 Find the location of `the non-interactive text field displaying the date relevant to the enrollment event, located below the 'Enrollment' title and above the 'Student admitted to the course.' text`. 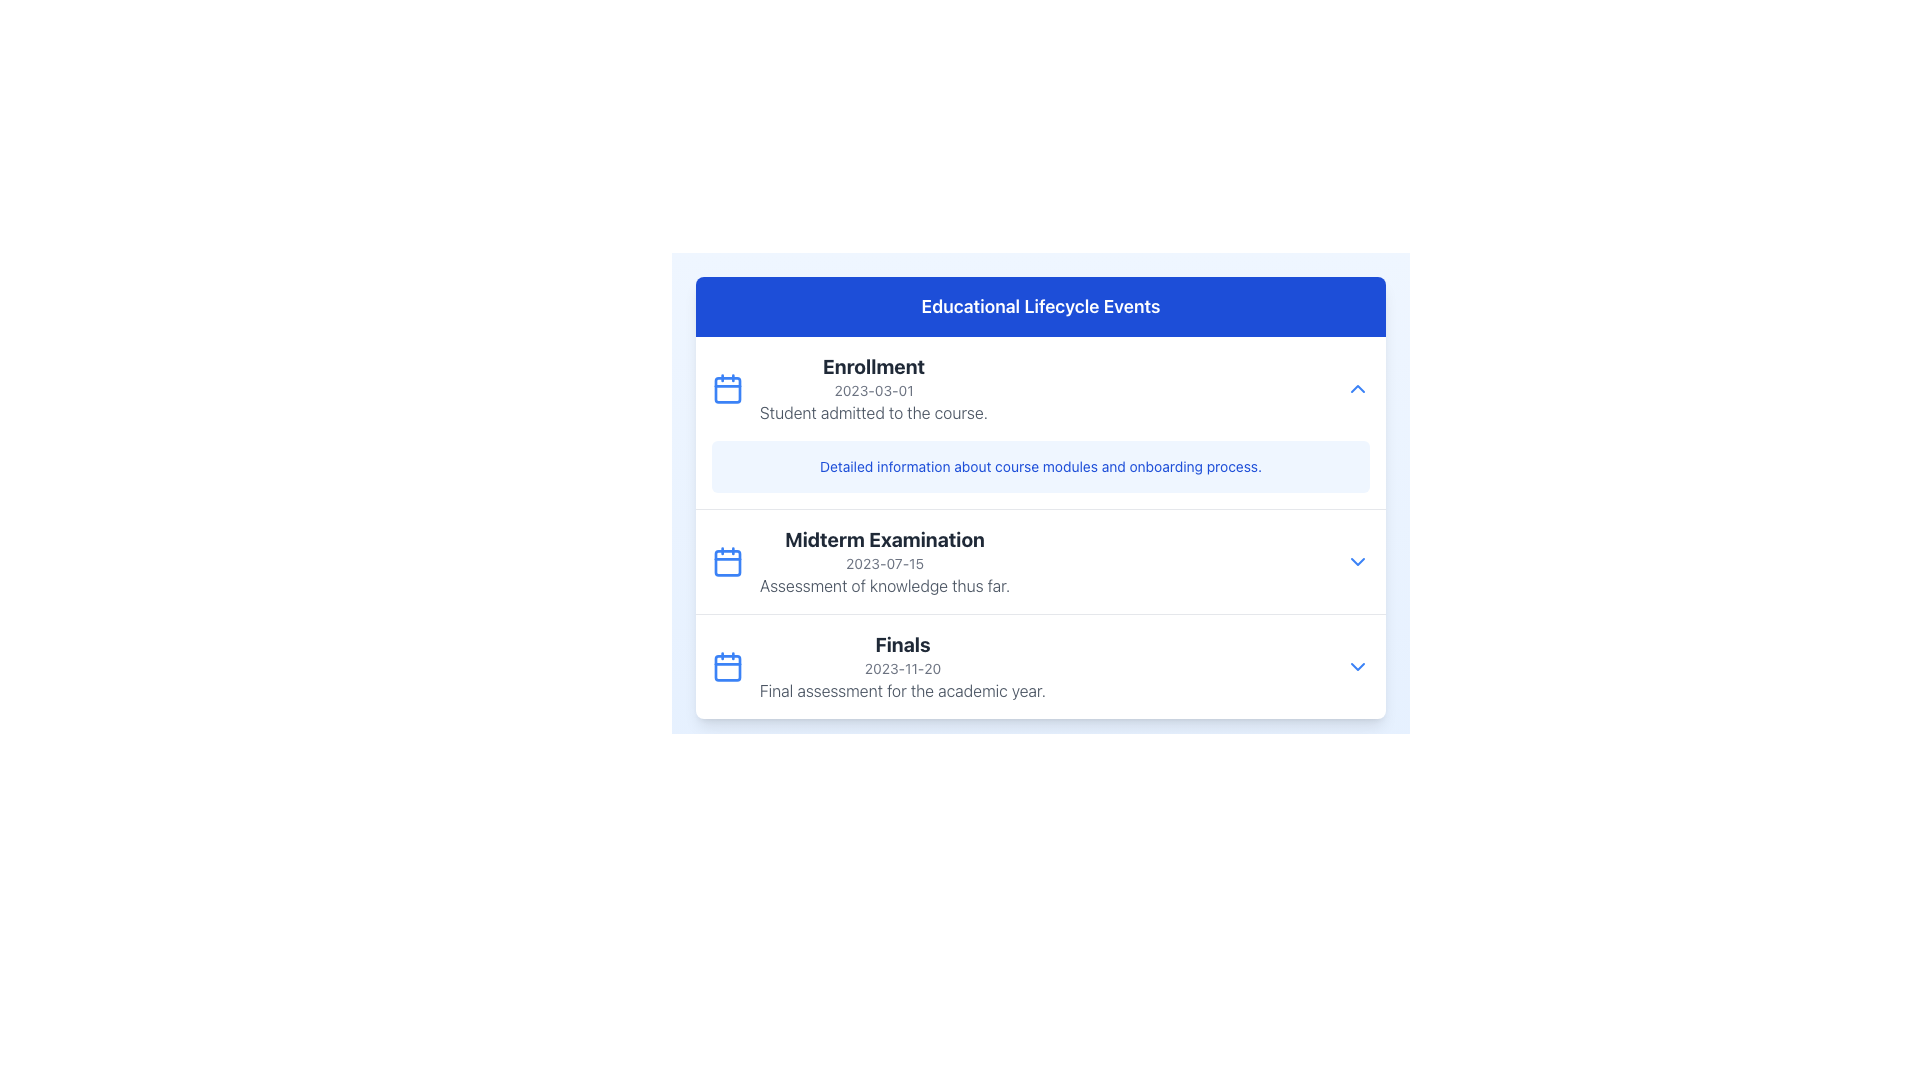

the non-interactive text field displaying the date relevant to the enrollment event, located below the 'Enrollment' title and above the 'Student admitted to the course.' text is located at coordinates (873, 390).